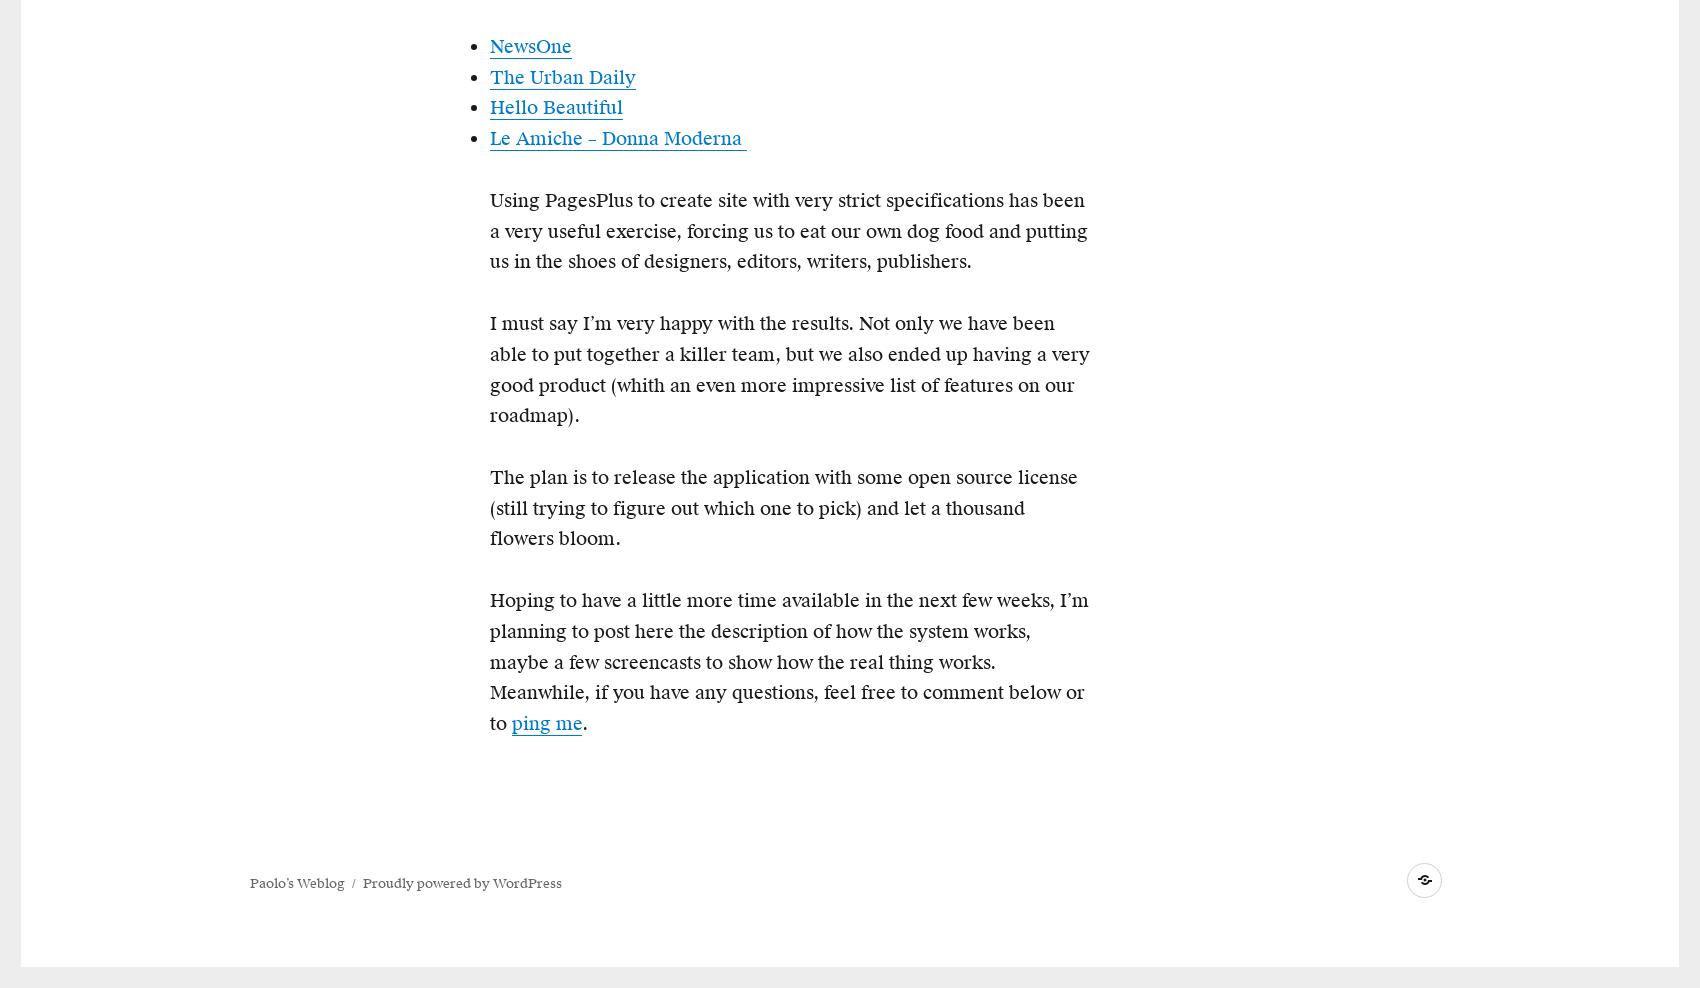  What do you see at coordinates (617, 137) in the screenshot?
I see `'Le Amiche – Donna Moderna'` at bounding box center [617, 137].